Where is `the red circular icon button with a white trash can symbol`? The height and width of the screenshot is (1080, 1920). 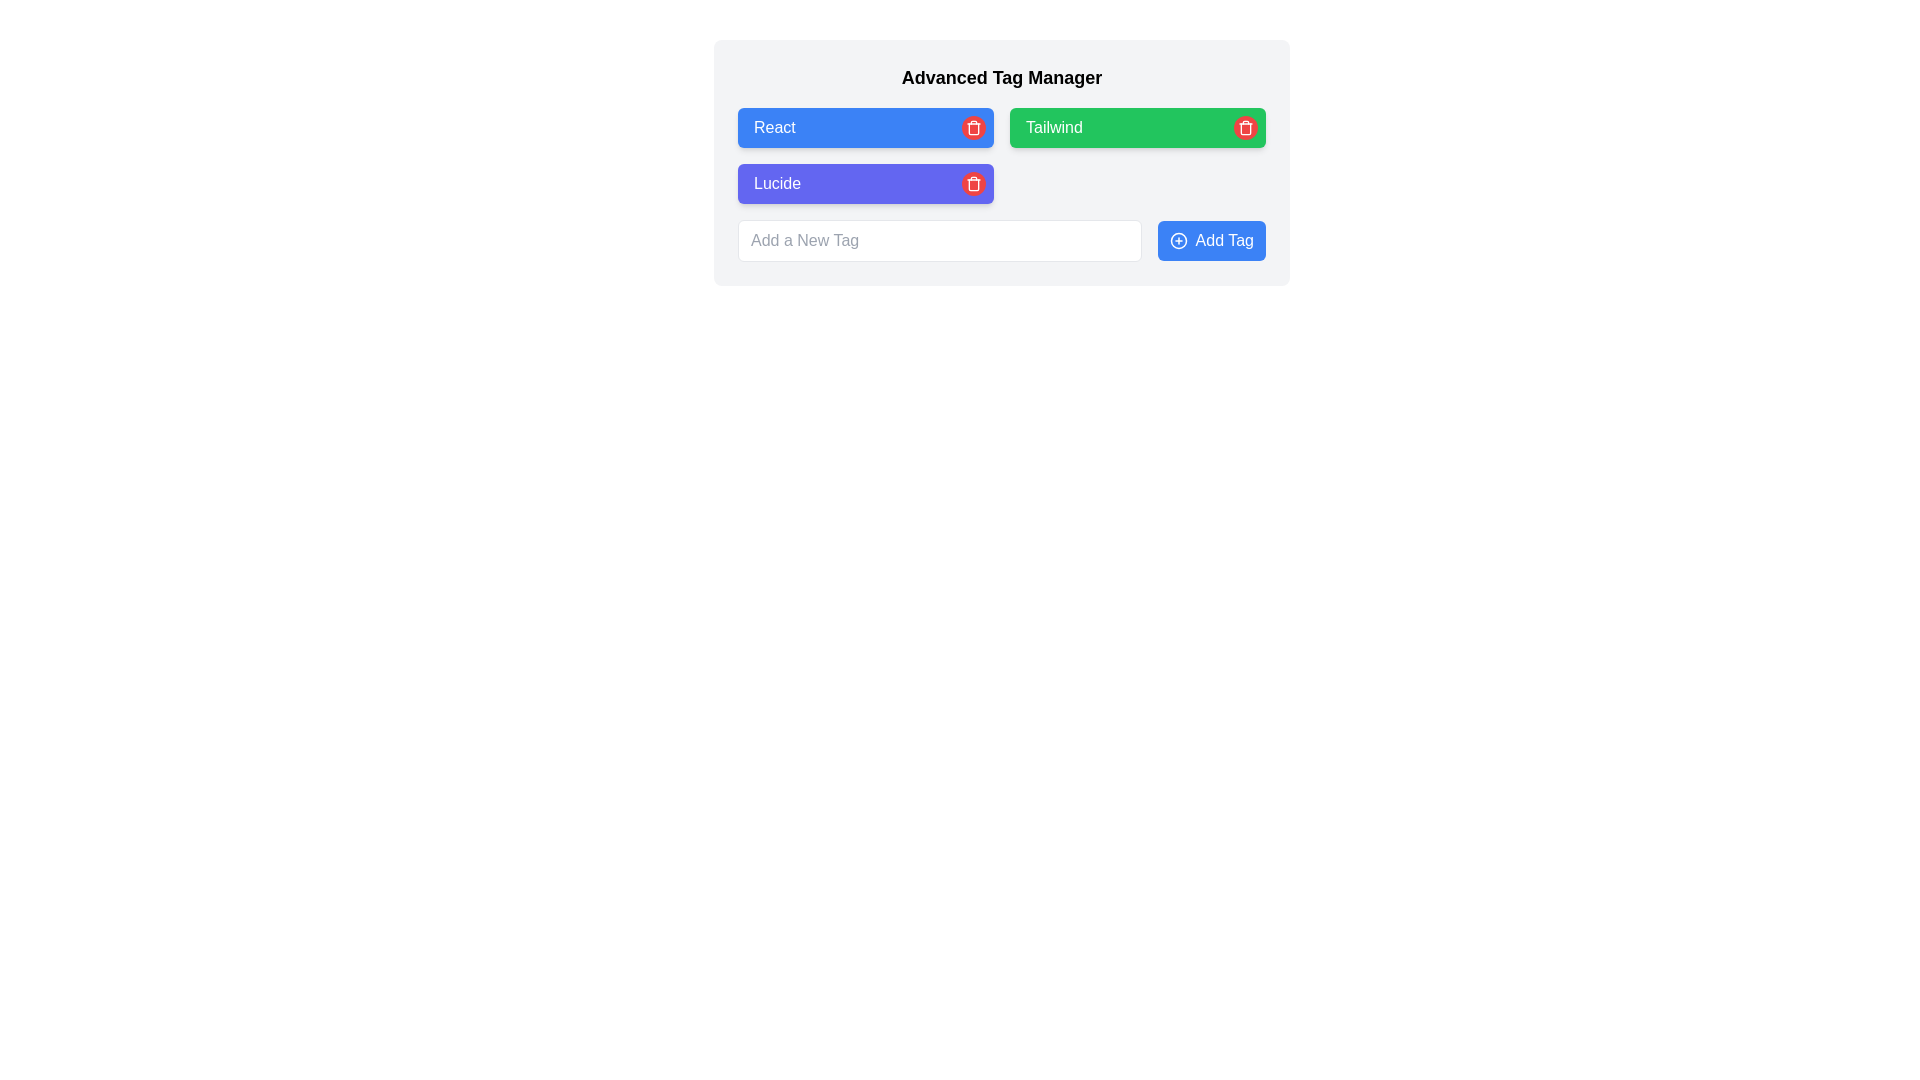
the red circular icon button with a white trash can symbol is located at coordinates (1245, 127).